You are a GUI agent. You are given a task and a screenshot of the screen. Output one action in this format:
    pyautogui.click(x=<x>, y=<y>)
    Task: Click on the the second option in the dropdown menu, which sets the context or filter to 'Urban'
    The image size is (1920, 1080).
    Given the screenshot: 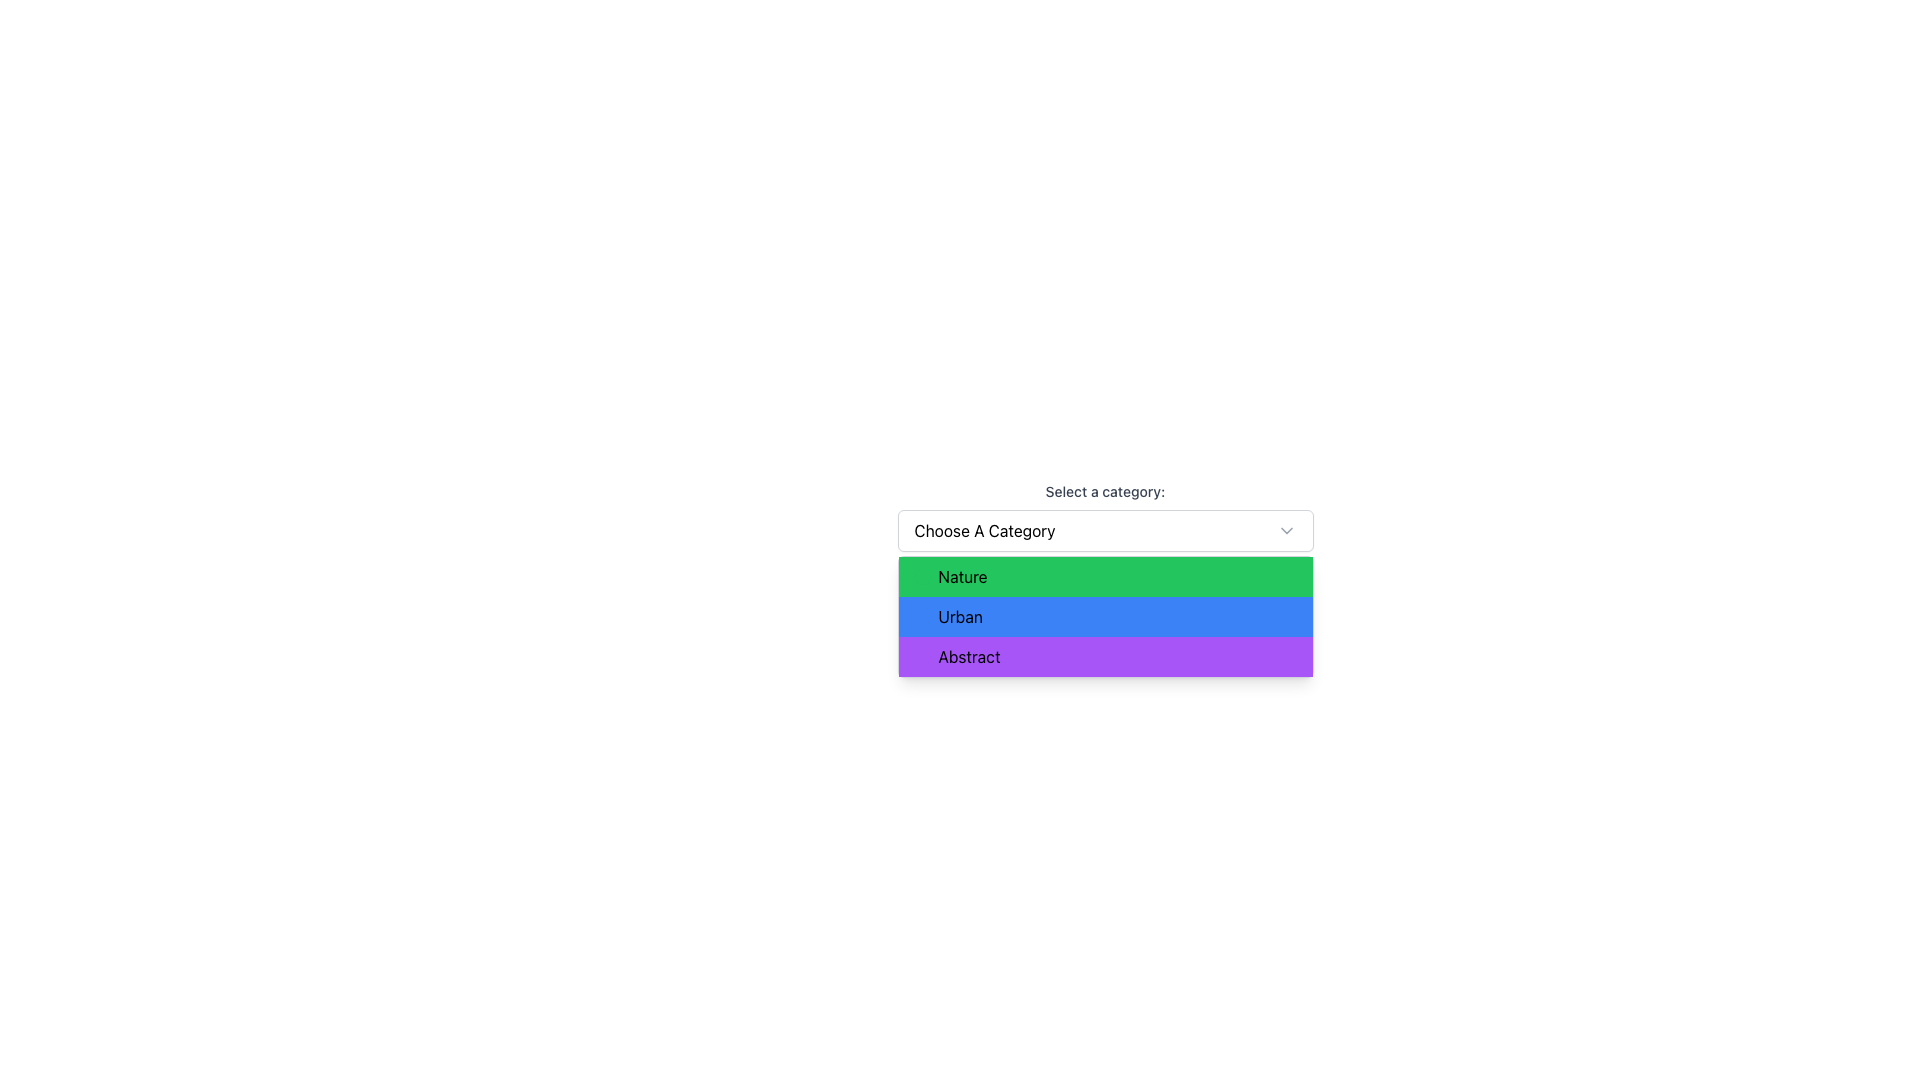 What is the action you would take?
    pyautogui.click(x=1104, y=616)
    